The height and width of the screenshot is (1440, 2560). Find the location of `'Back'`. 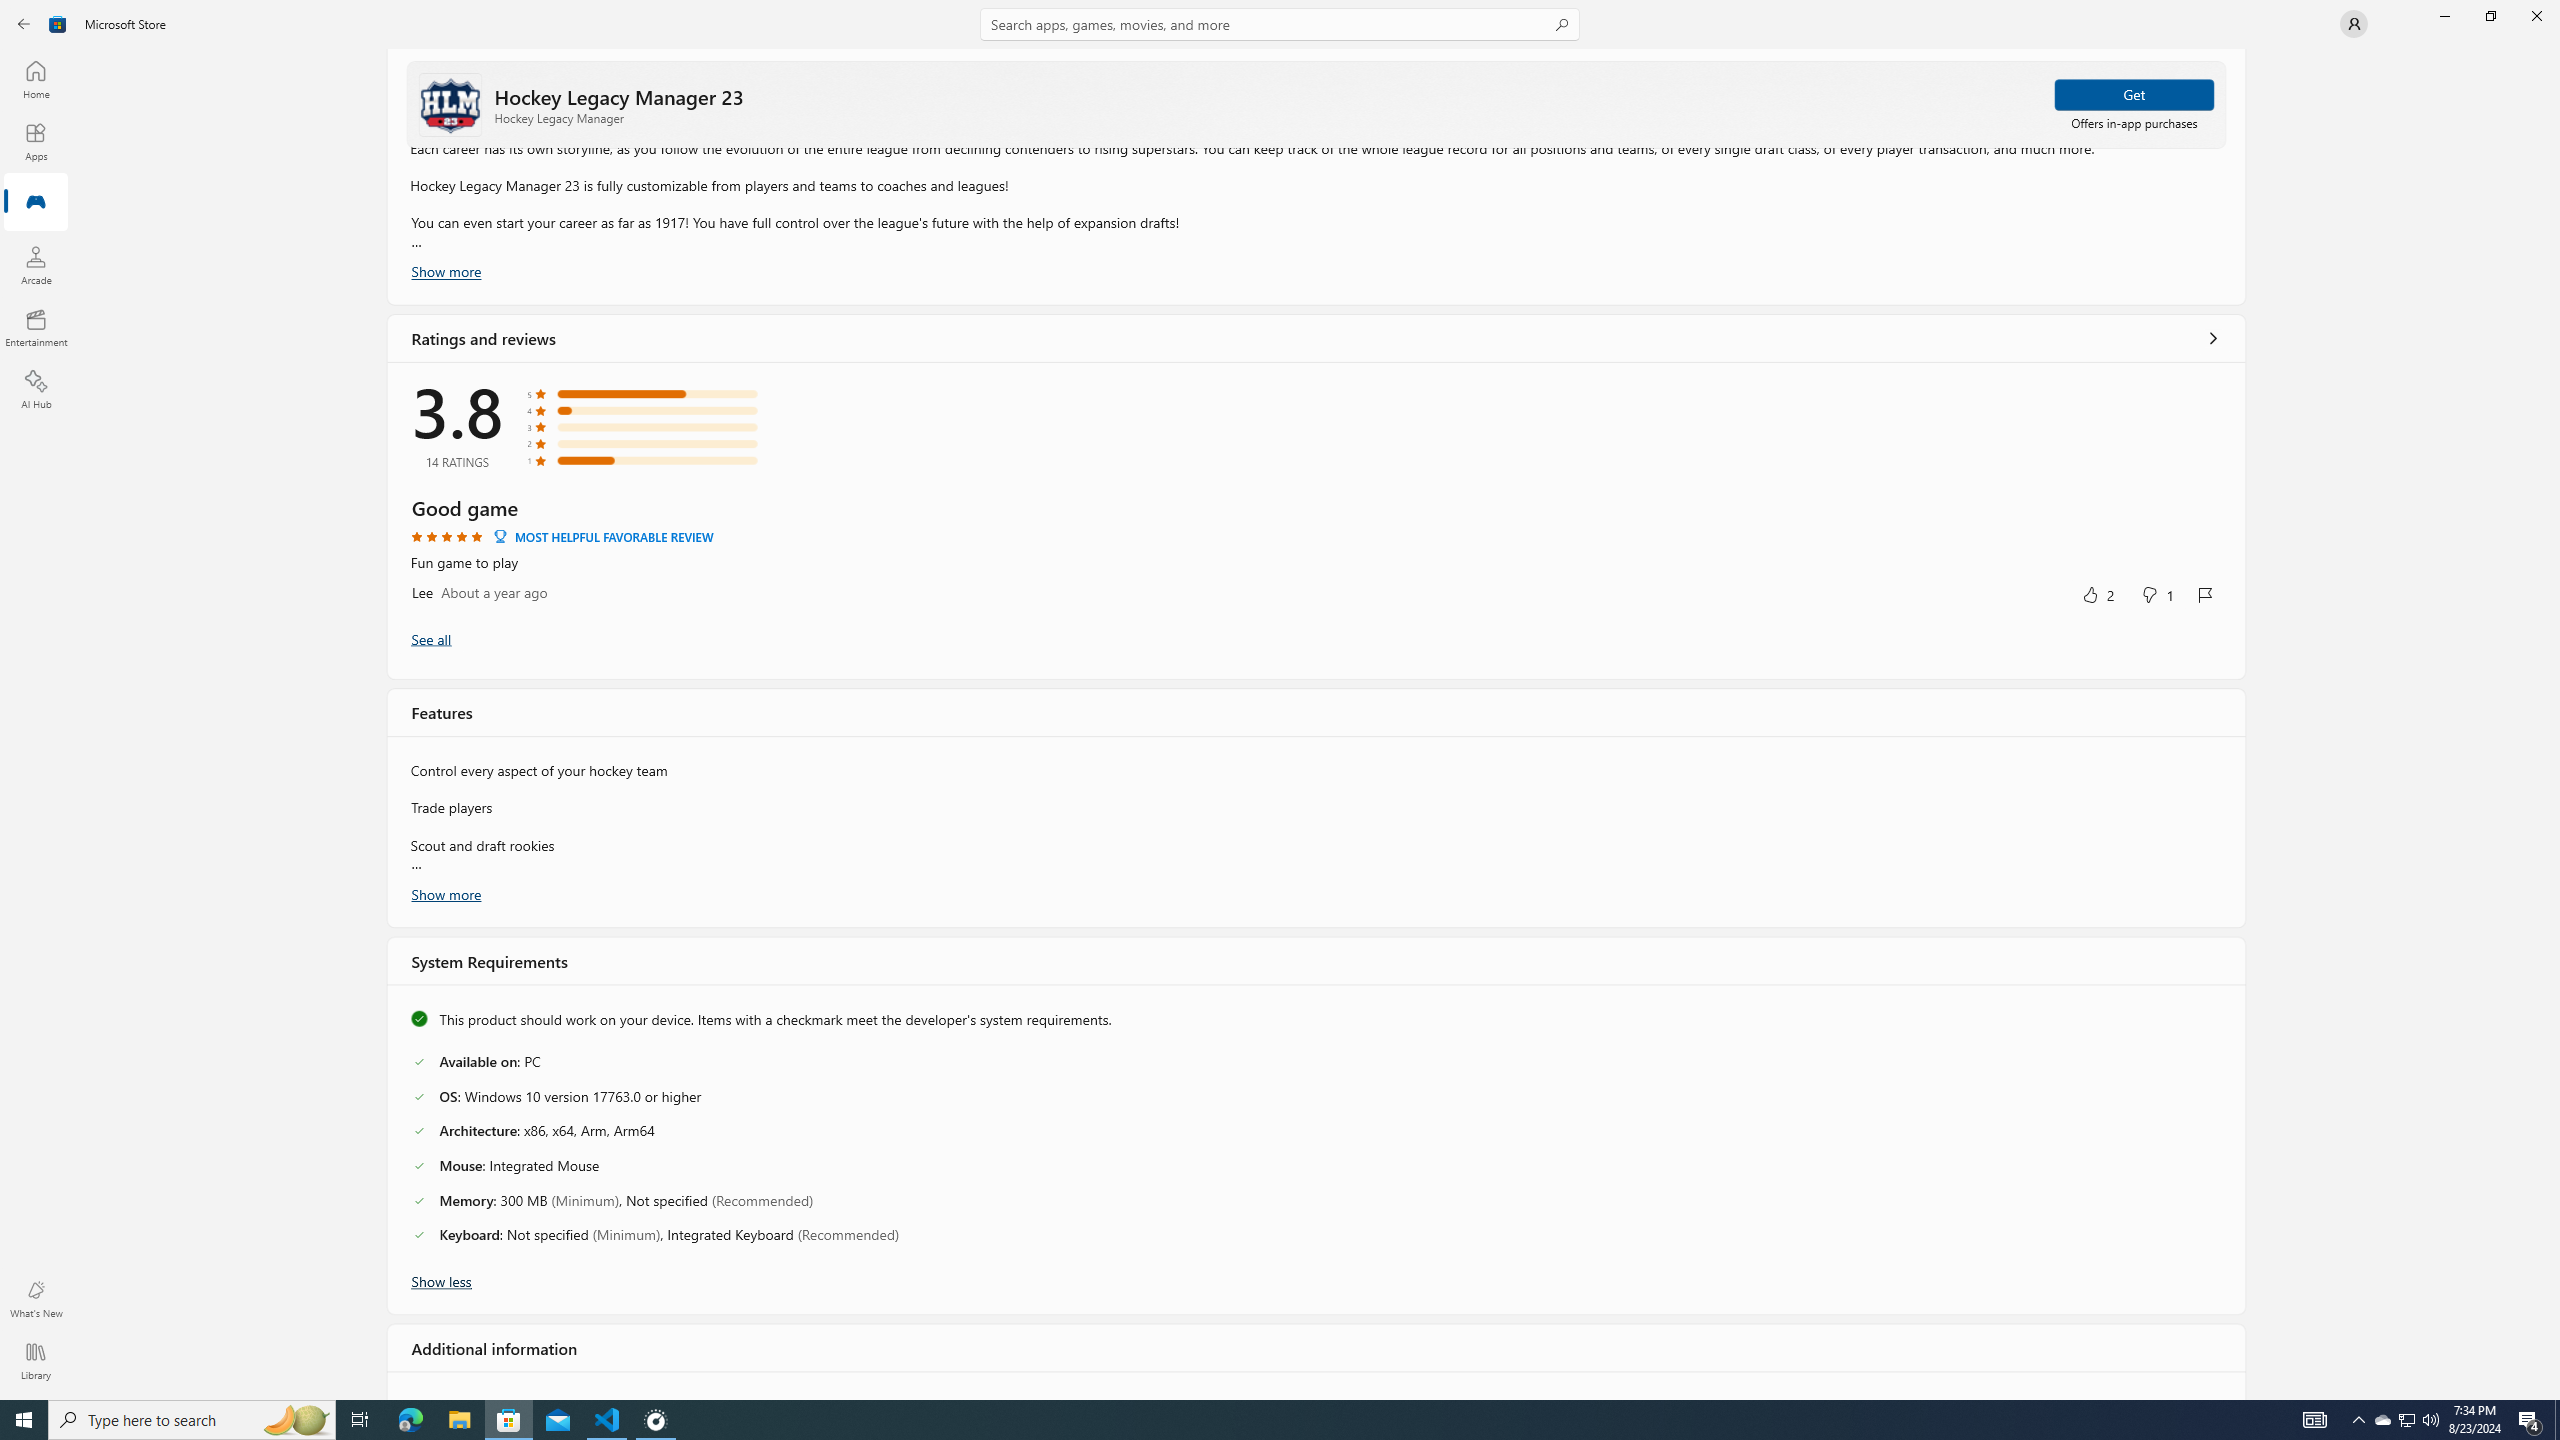

'Back' is located at coordinates (24, 22).